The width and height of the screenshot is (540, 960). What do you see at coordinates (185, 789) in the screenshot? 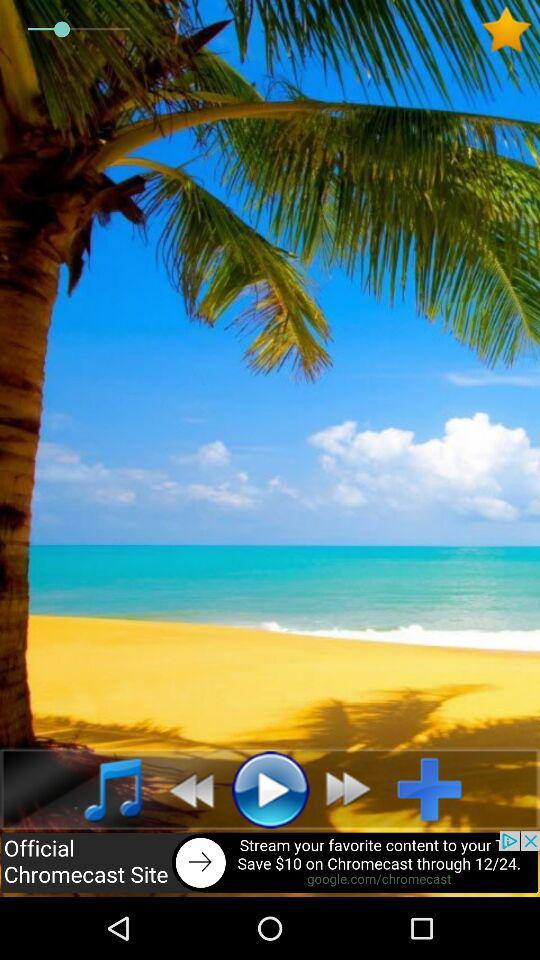
I see `the av_rewind icon` at bounding box center [185, 789].